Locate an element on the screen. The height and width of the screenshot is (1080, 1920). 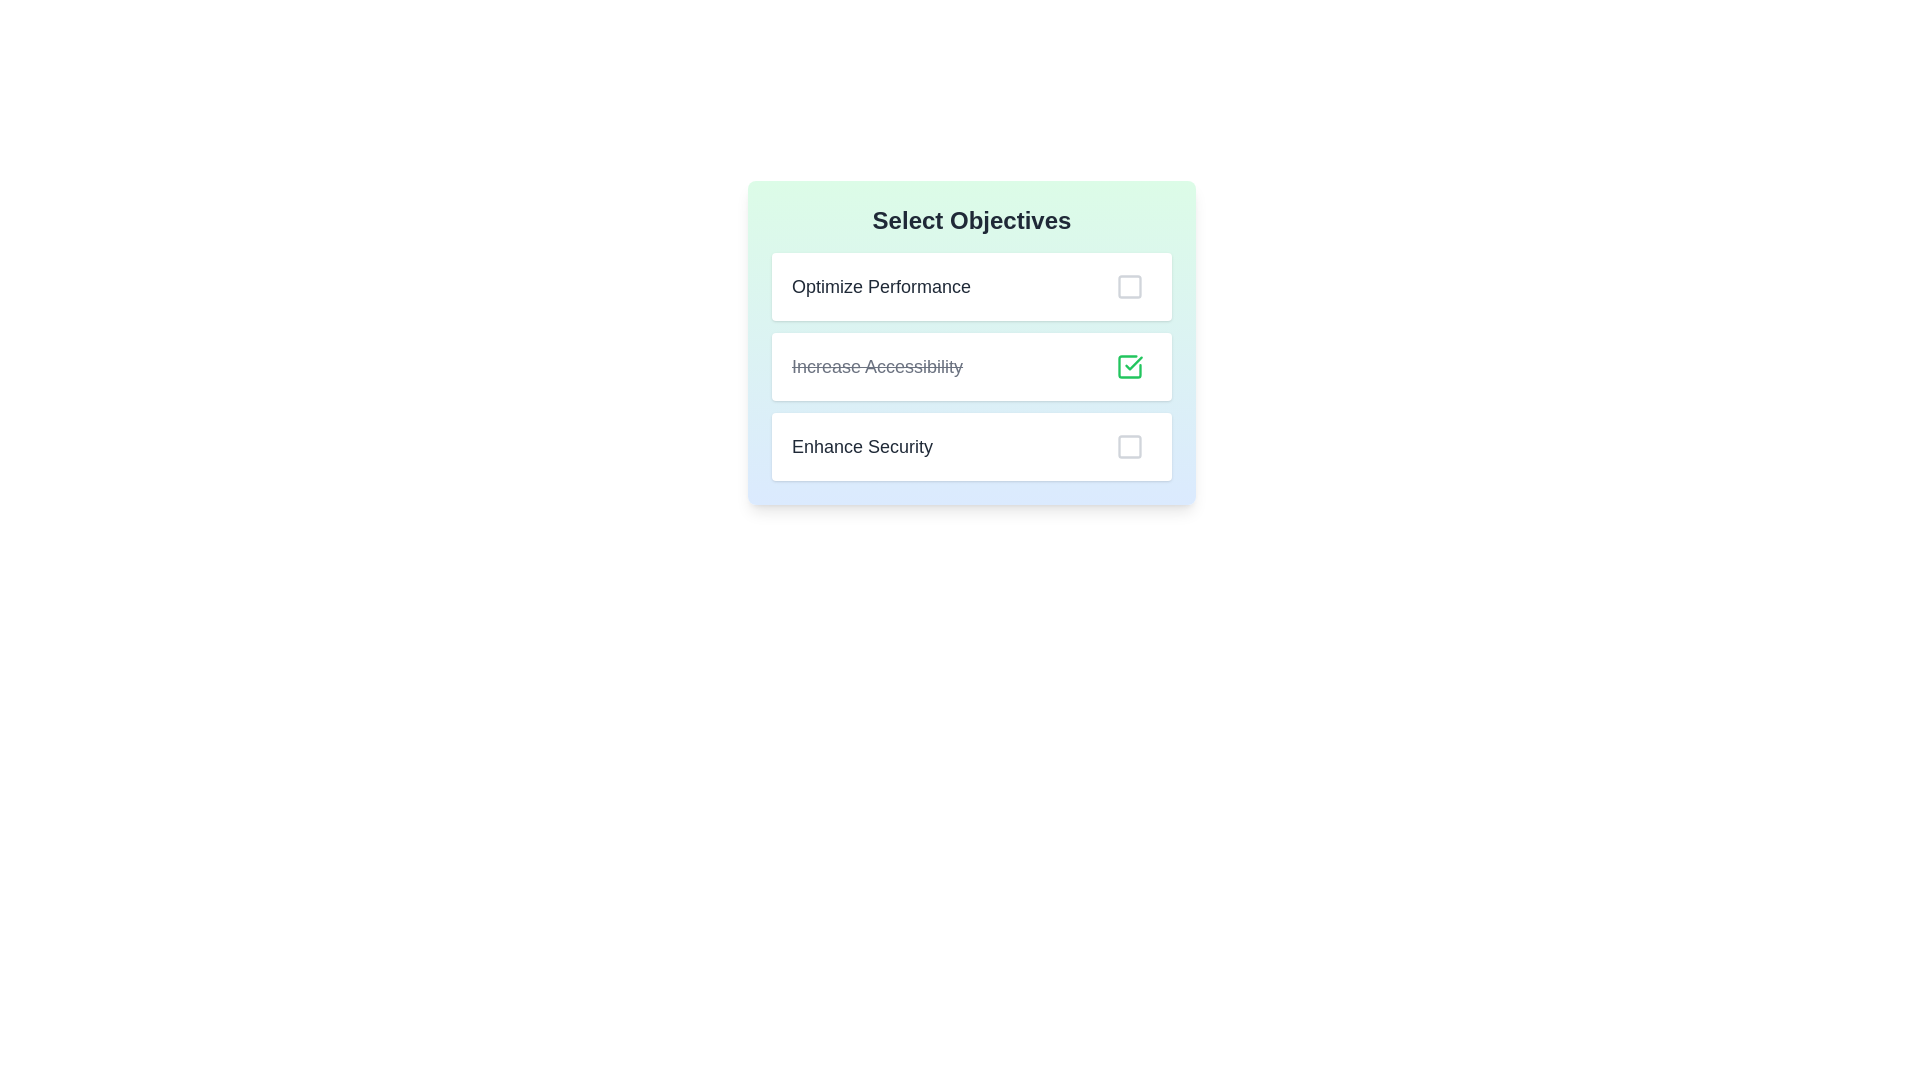
the text label displaying 'Enhance Security', which is styled in bold dark gray and located to the left of an associated checkbox in the third row of the 'Select Objectives' list is located at coordinates (862, 446).